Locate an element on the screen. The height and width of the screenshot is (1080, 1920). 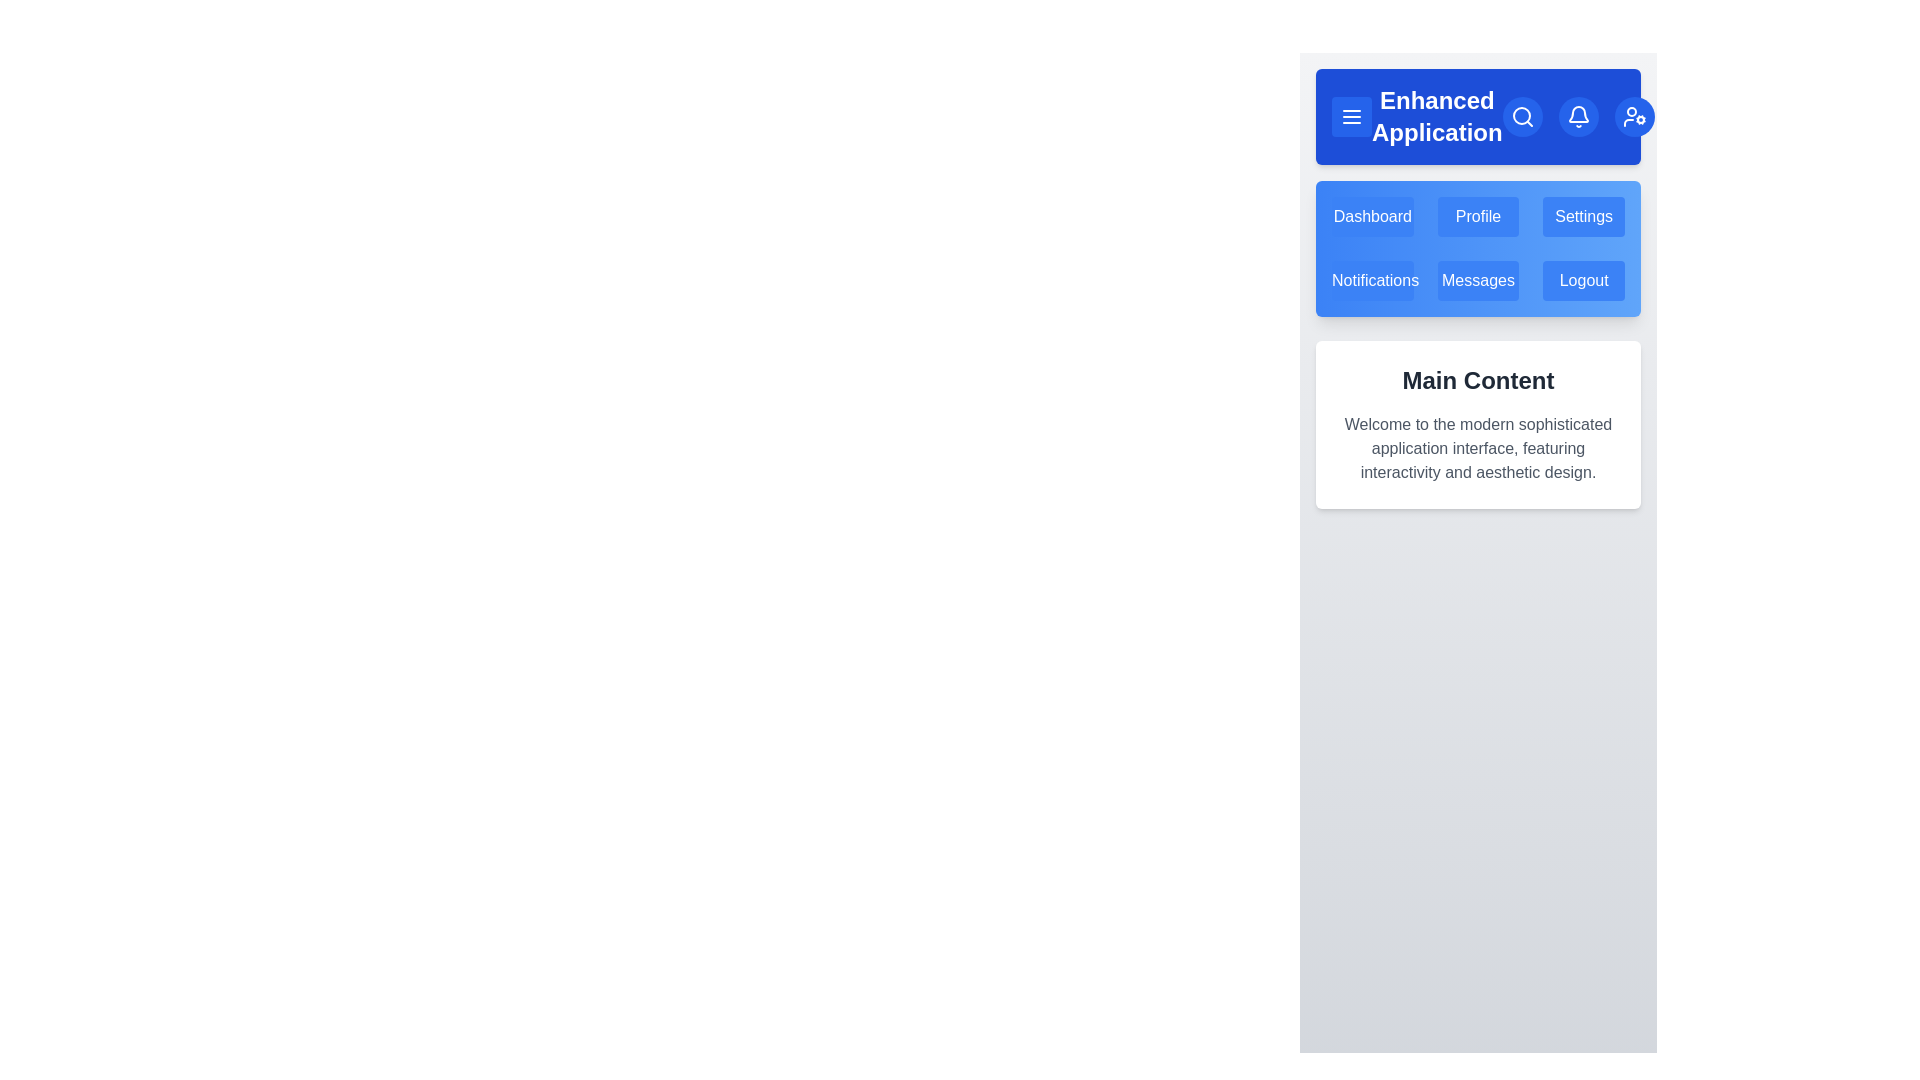
the menu item Dashboard is located at coordinates (1371, 216).